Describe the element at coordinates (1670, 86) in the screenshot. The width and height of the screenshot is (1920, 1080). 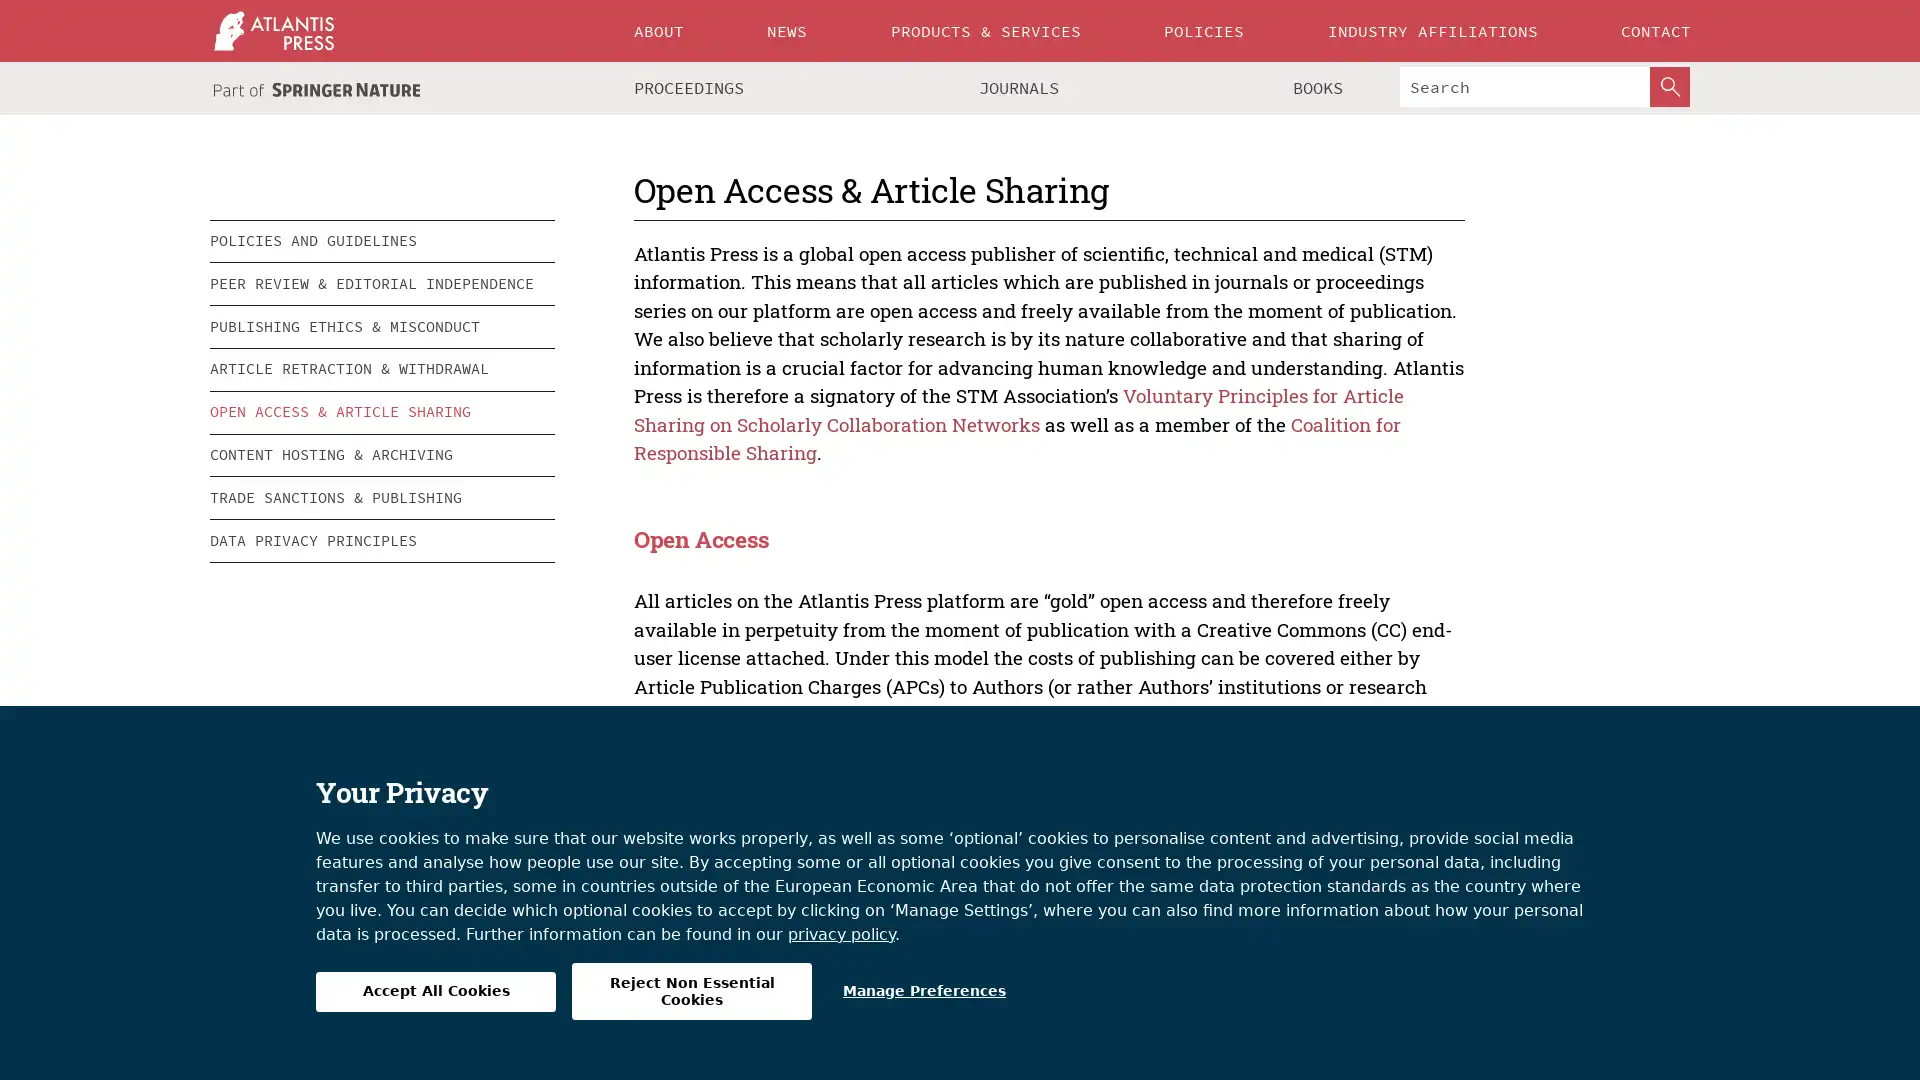
I see `SearchButton` at that location.